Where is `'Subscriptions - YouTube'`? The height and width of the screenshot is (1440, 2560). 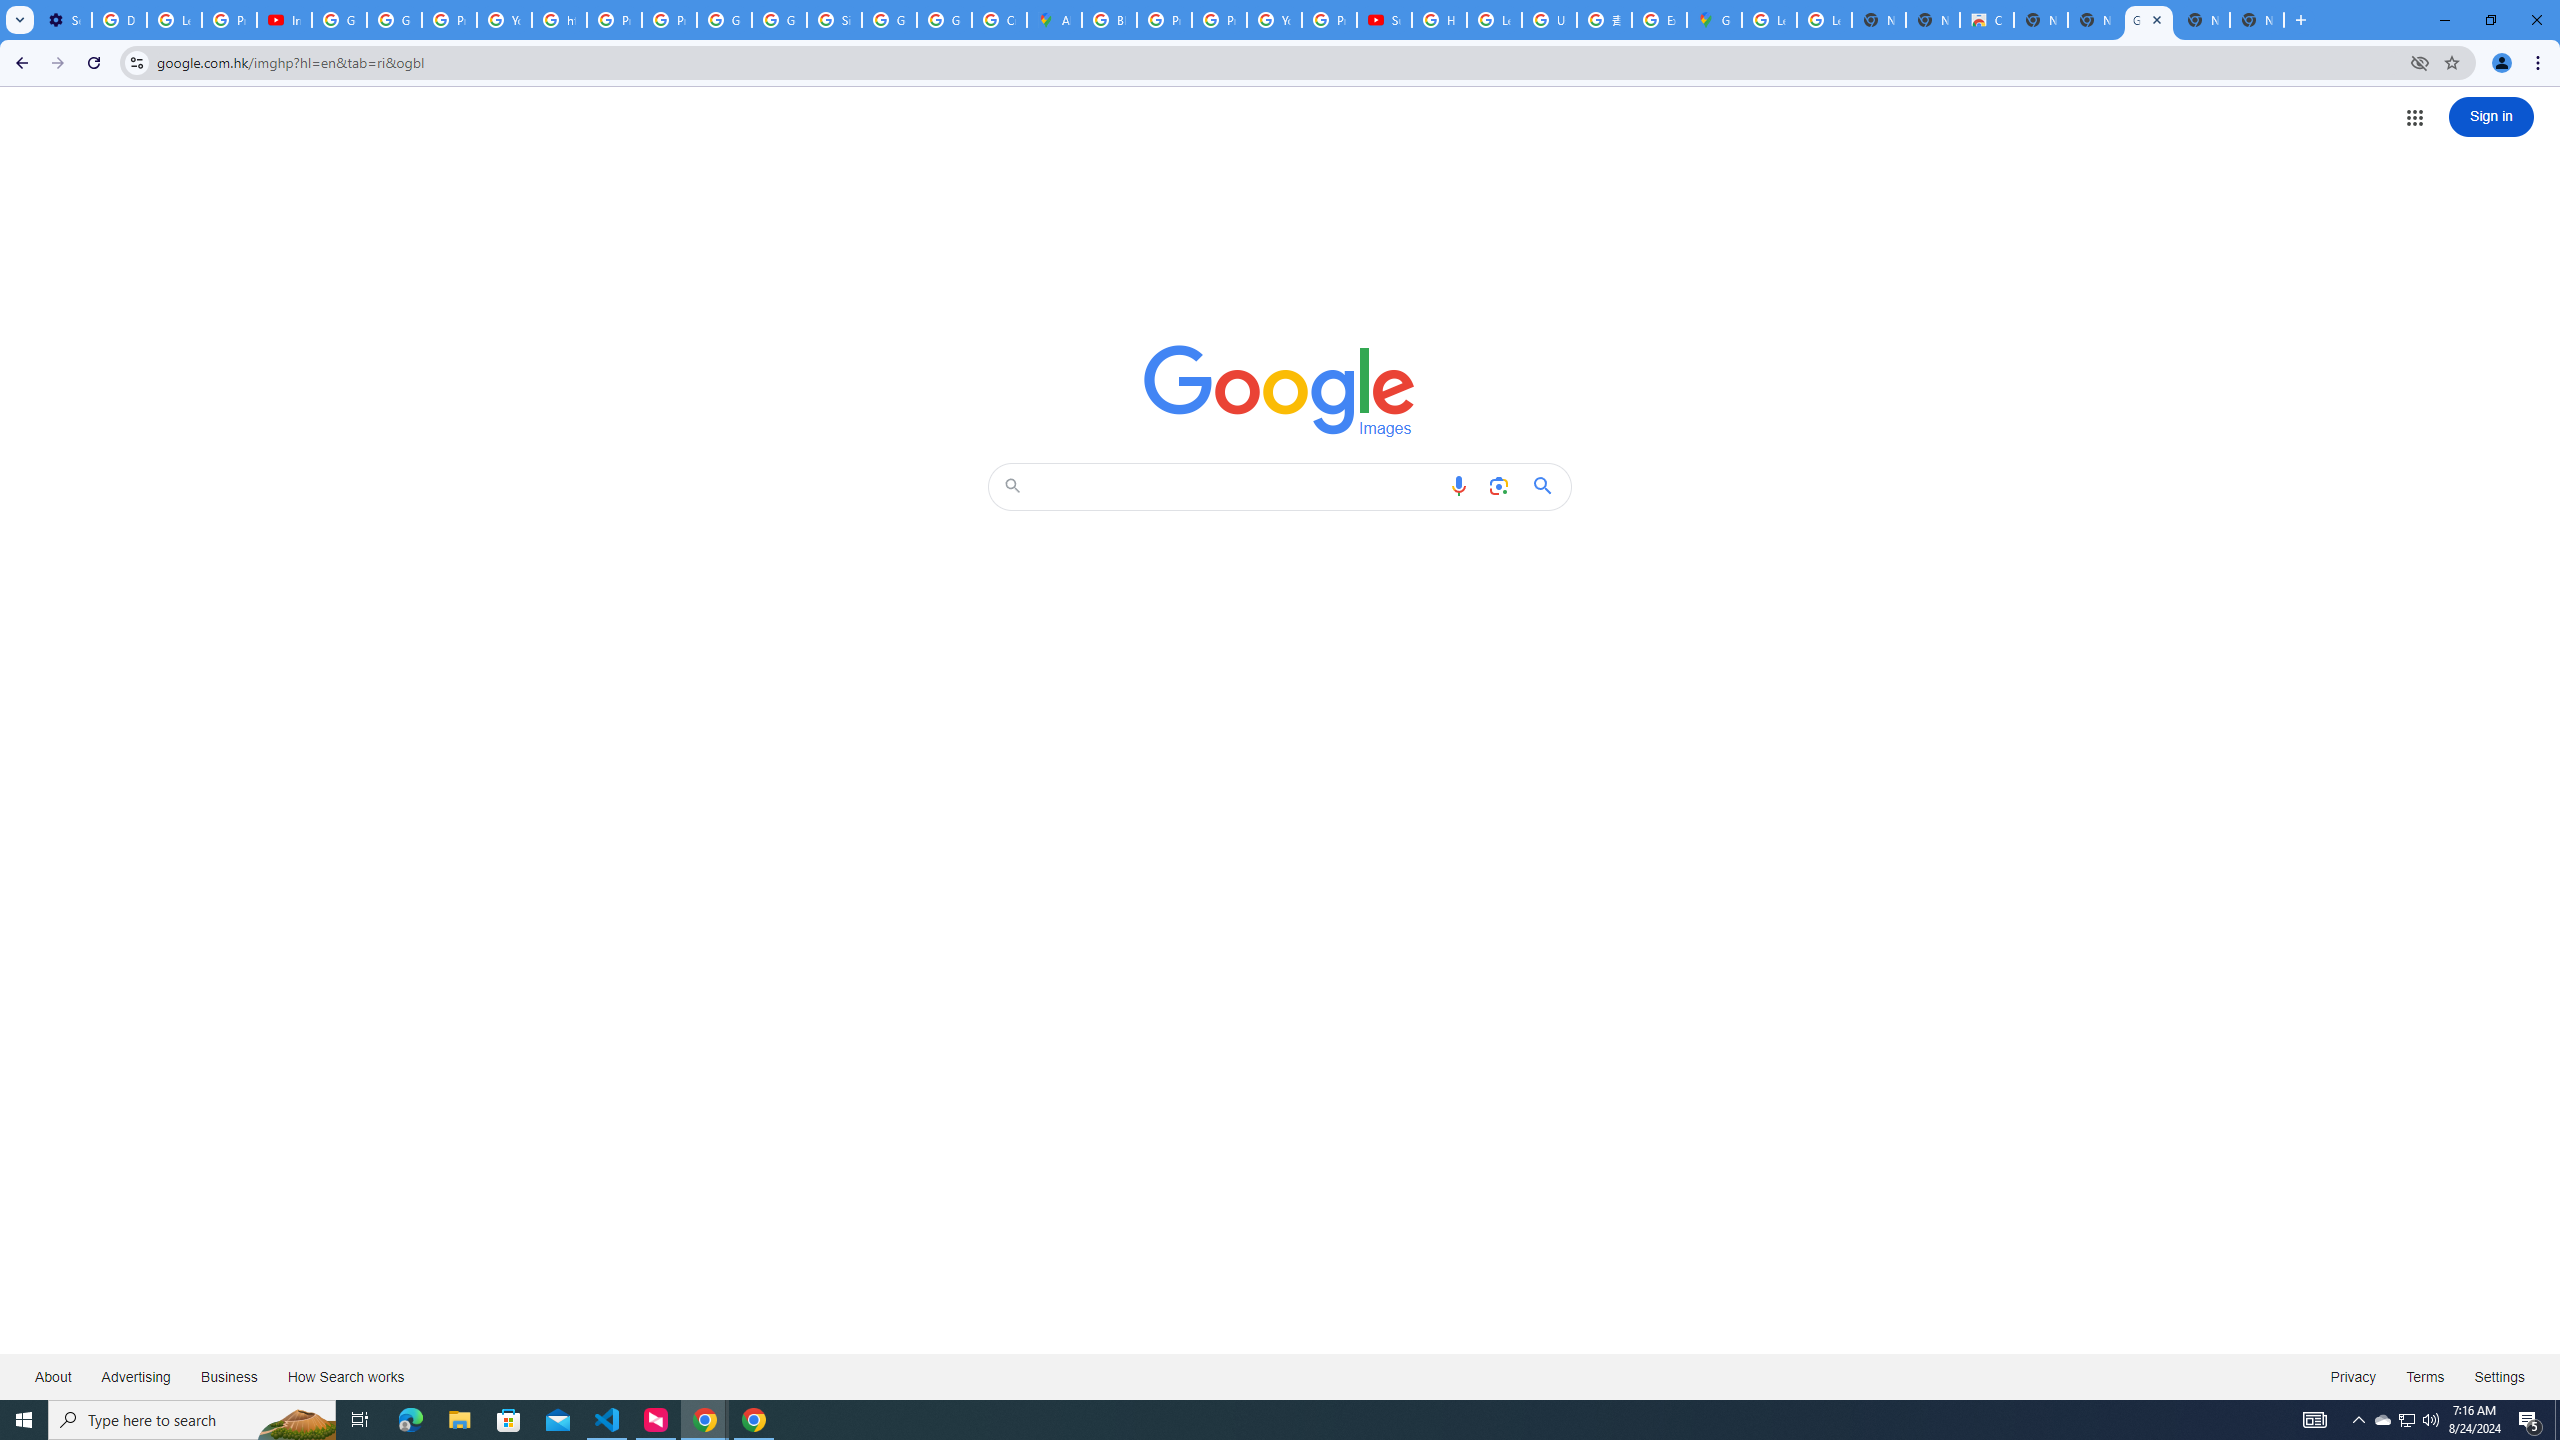
'Subscriptions - YouTube' is located at coordinates (1383, 19).